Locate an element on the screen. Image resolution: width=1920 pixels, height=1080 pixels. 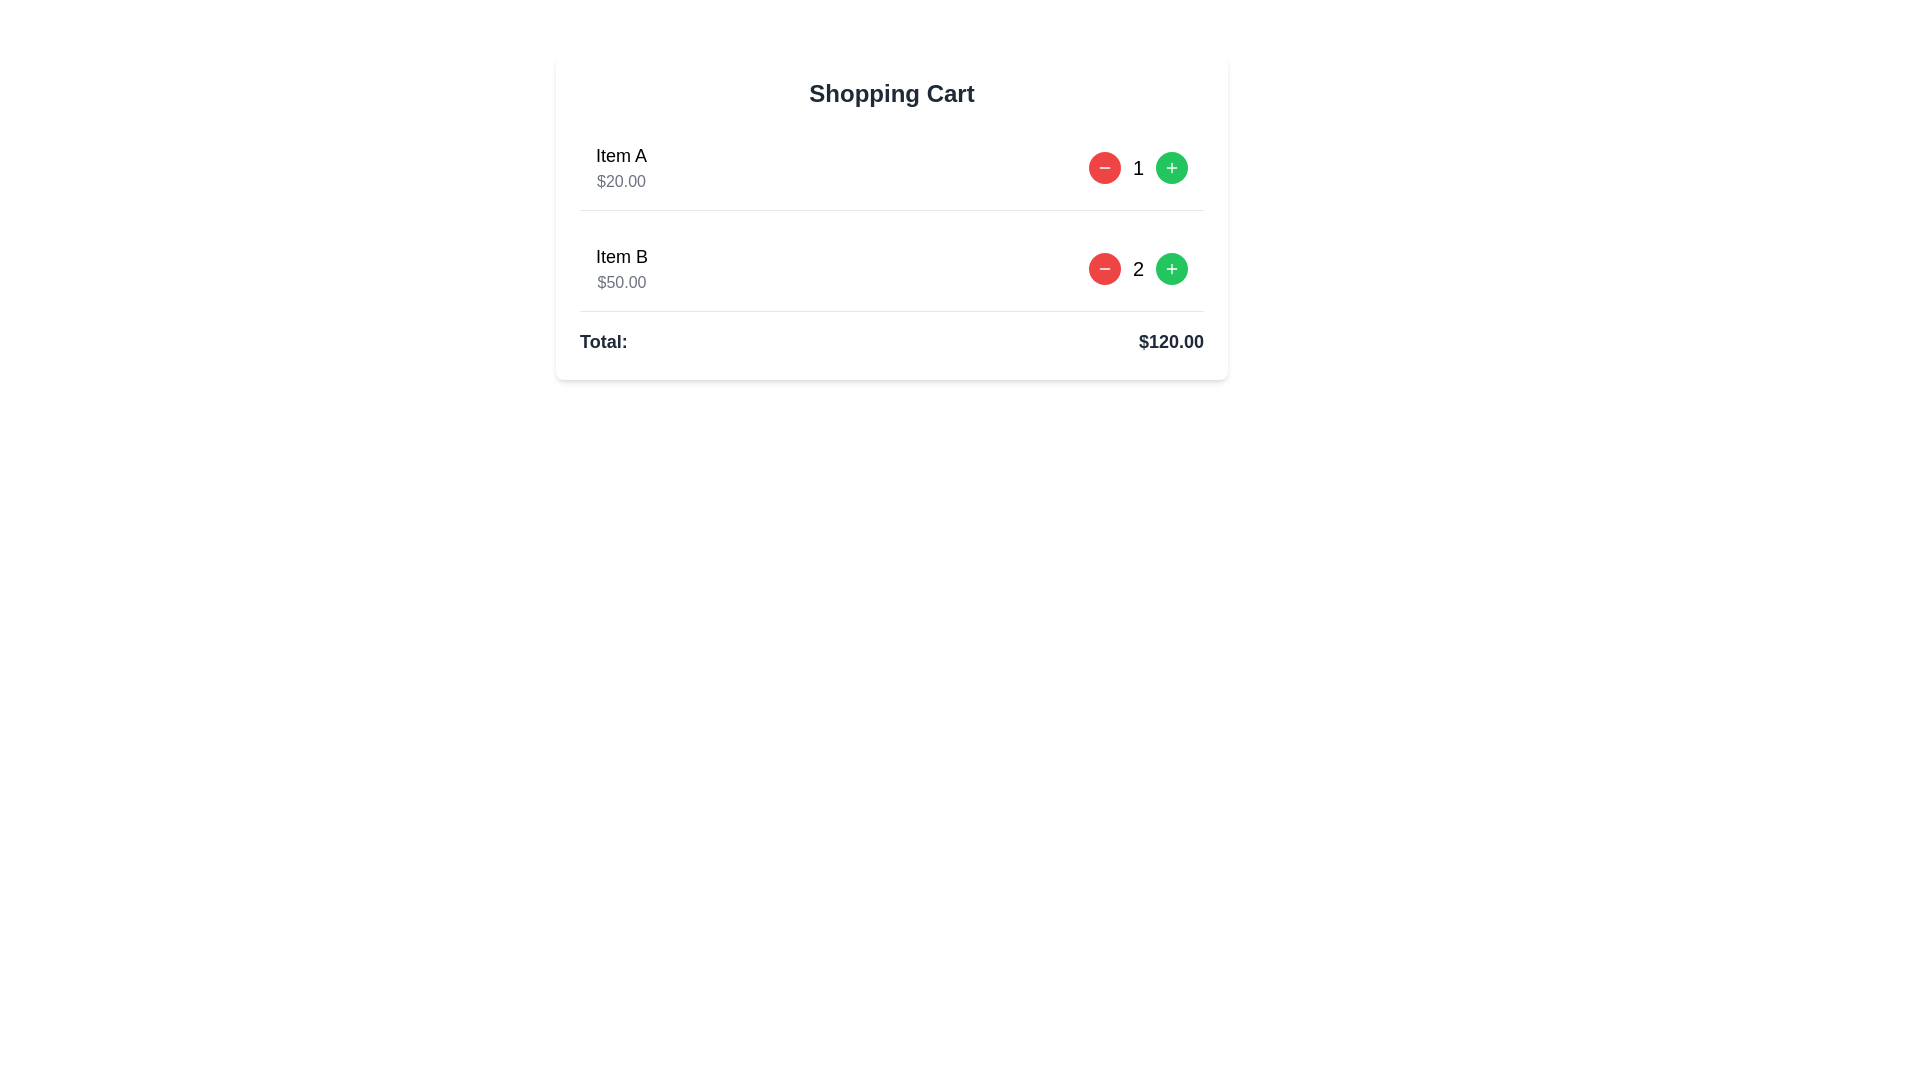
price text label displaying '$20.00' located below the 'Item A' label in the shopping cart section is located at coordinates (620, 181).